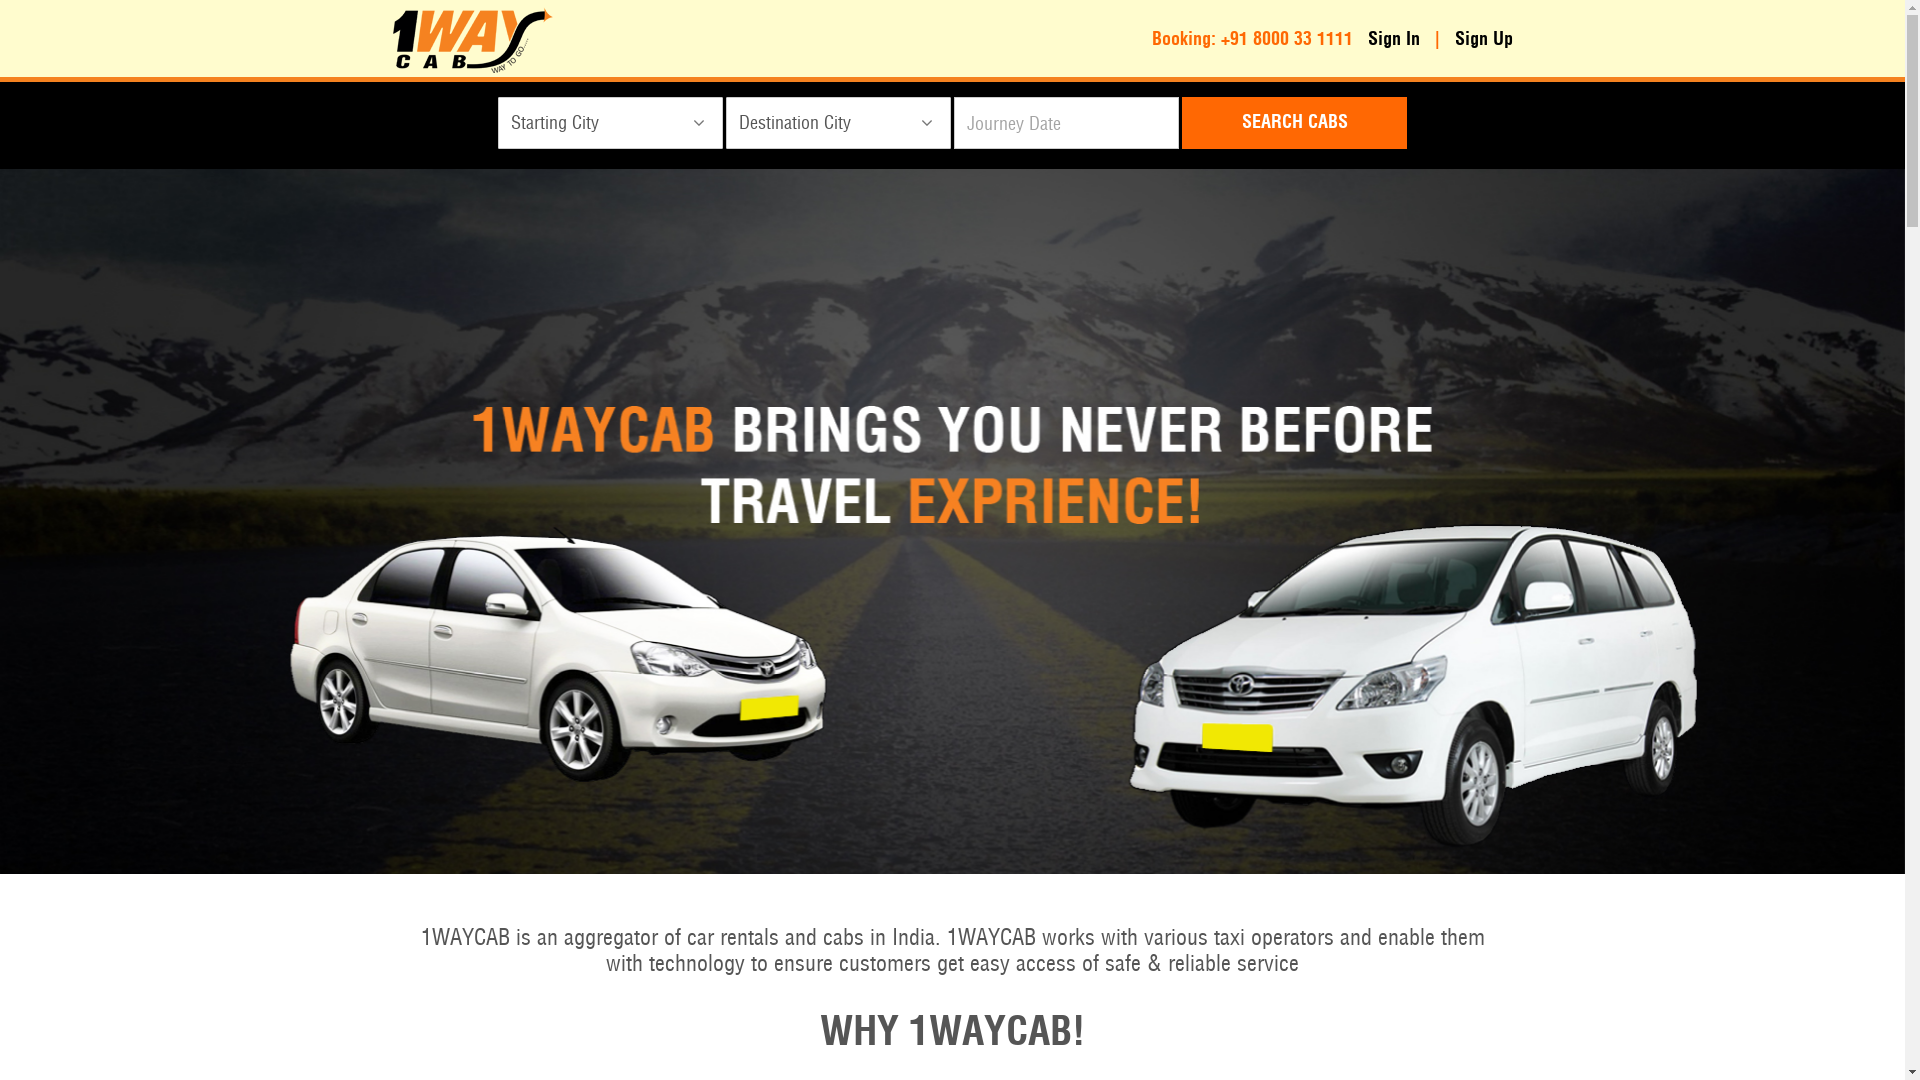 Image resolution: width=1920 pixels, height=1080 pixels. Describe the element at coordinates (1392, 38) in the screenshot. I see `'Sign In'` at that location.